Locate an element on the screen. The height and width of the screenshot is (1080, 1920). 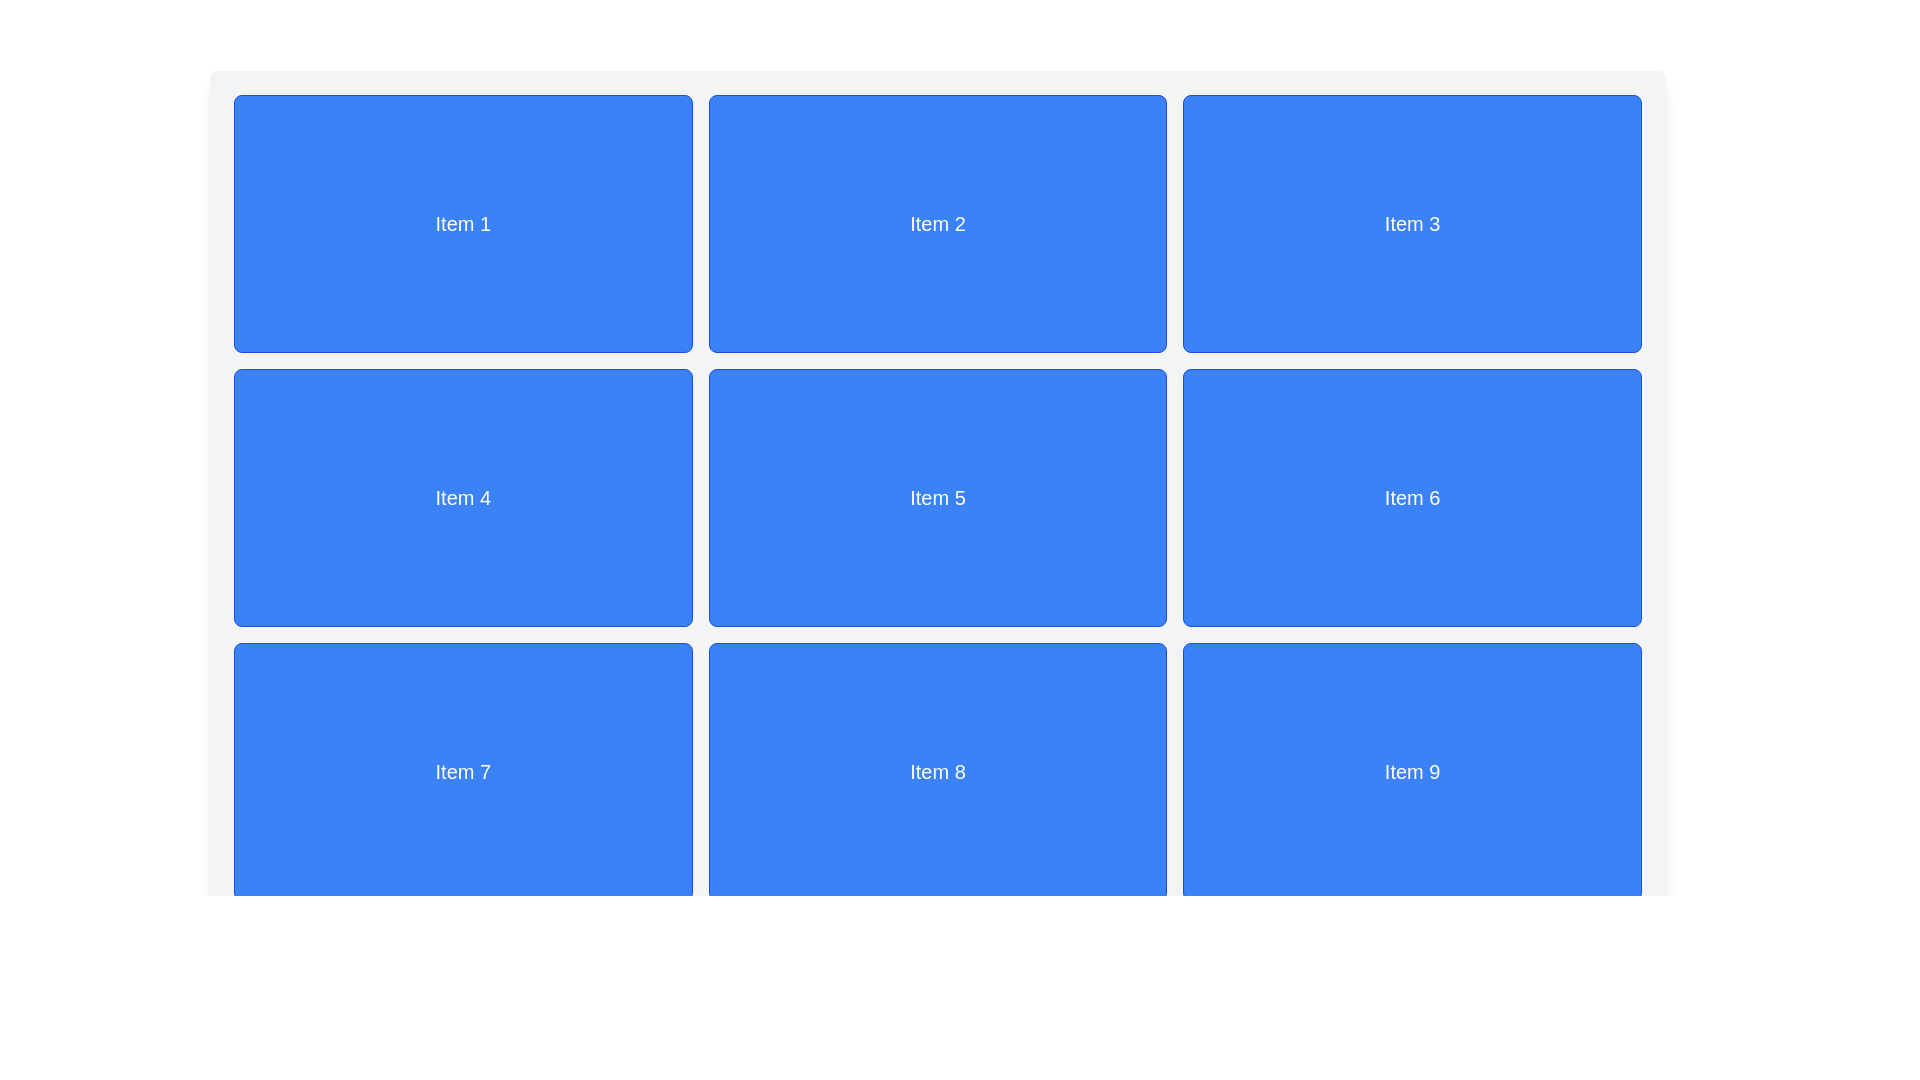
the grid item representing 'Item 9', located at the bottom-right corner of a 3x3 grid layout is located at coordinates (1411, 770).